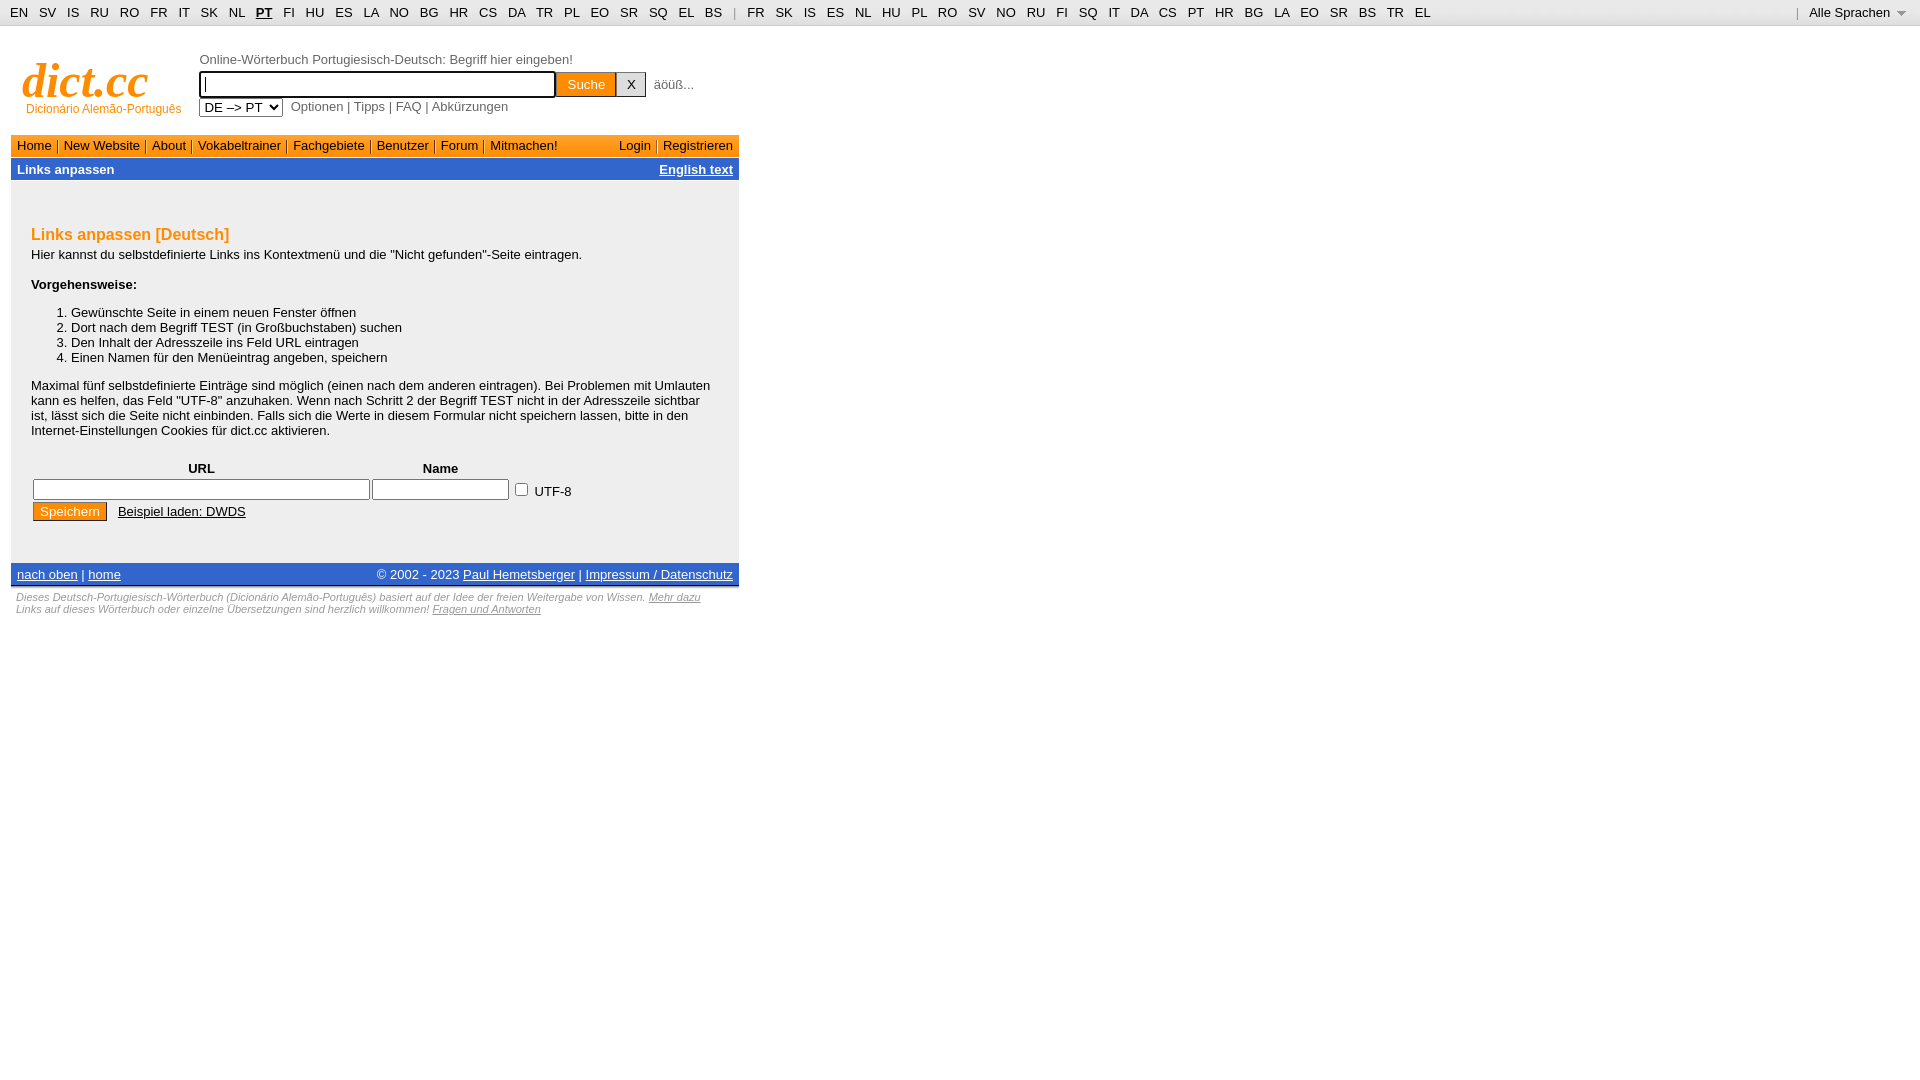 The image size is (1920, 1080). I want to click on 'home', so click(103, 573).